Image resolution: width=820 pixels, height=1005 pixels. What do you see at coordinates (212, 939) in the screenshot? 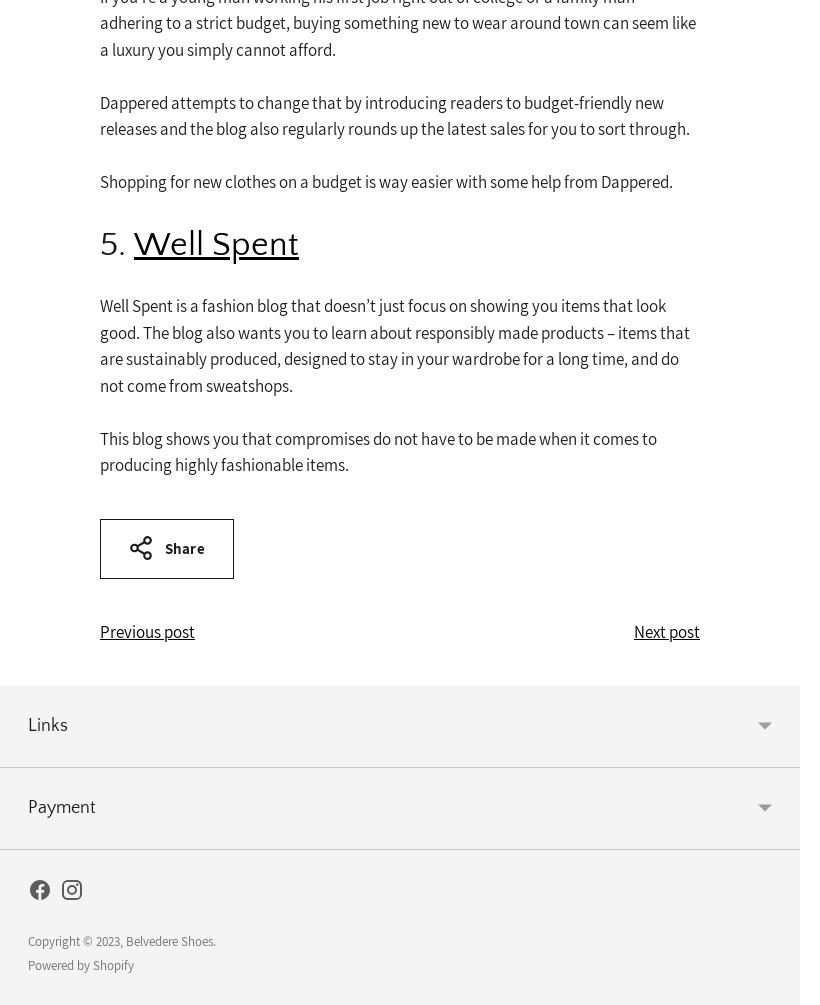
I see `'.'` at bounding box center [212, 939].